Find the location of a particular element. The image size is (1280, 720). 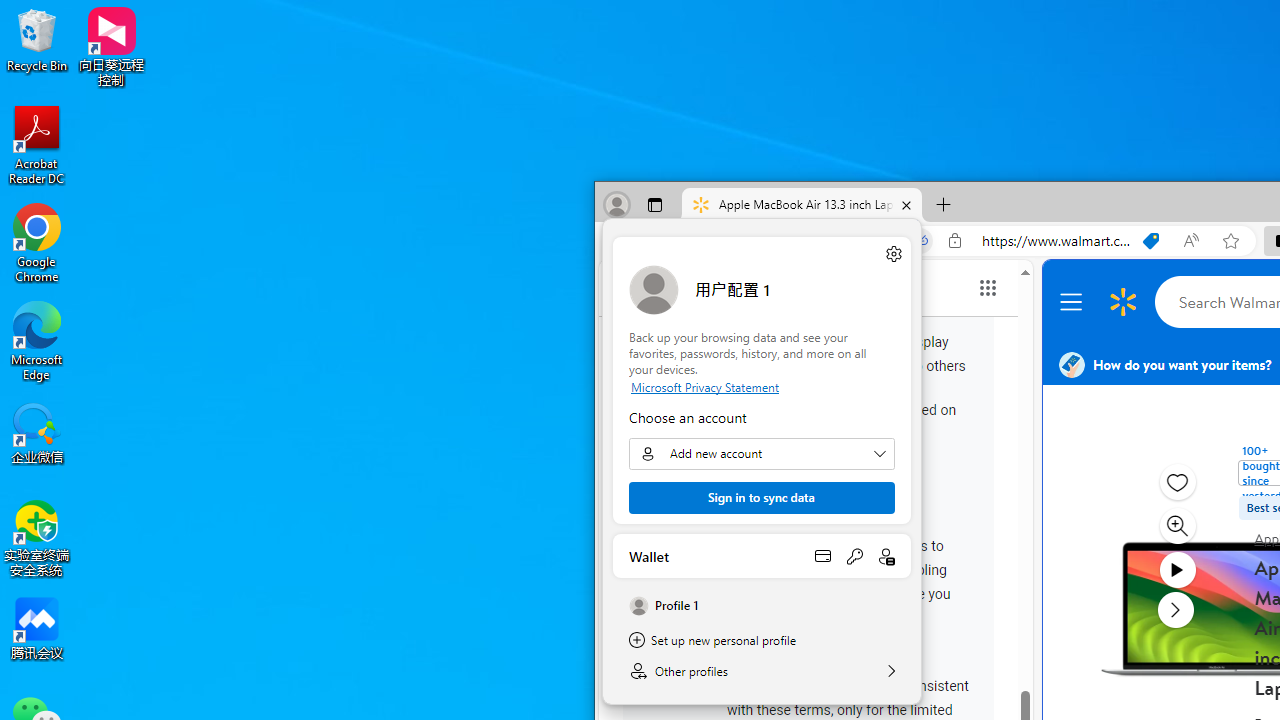

'Other profiles' is located at coordinates (761, 671).